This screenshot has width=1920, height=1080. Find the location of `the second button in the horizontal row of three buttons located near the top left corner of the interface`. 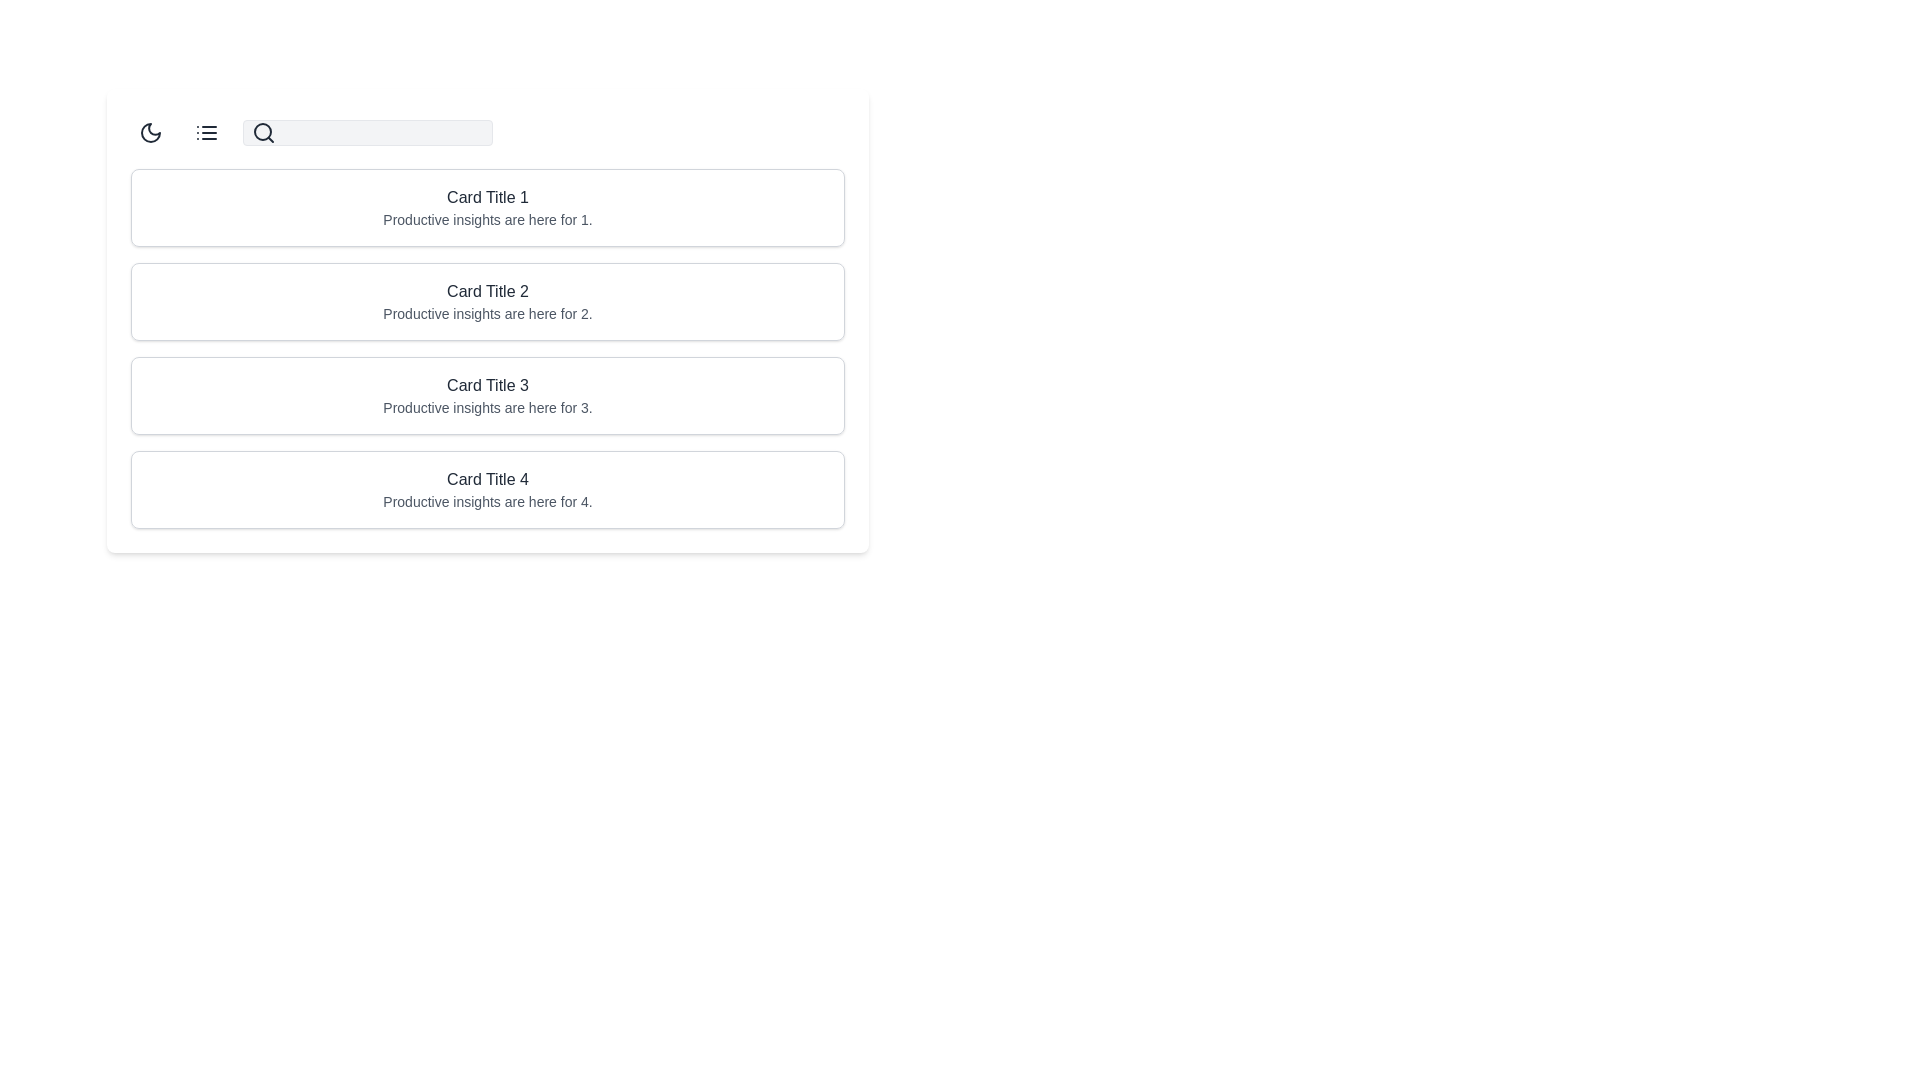

the second button in the horizontal row of three buttons located near the top left corner of the interface is located at coordinates (206, 132).